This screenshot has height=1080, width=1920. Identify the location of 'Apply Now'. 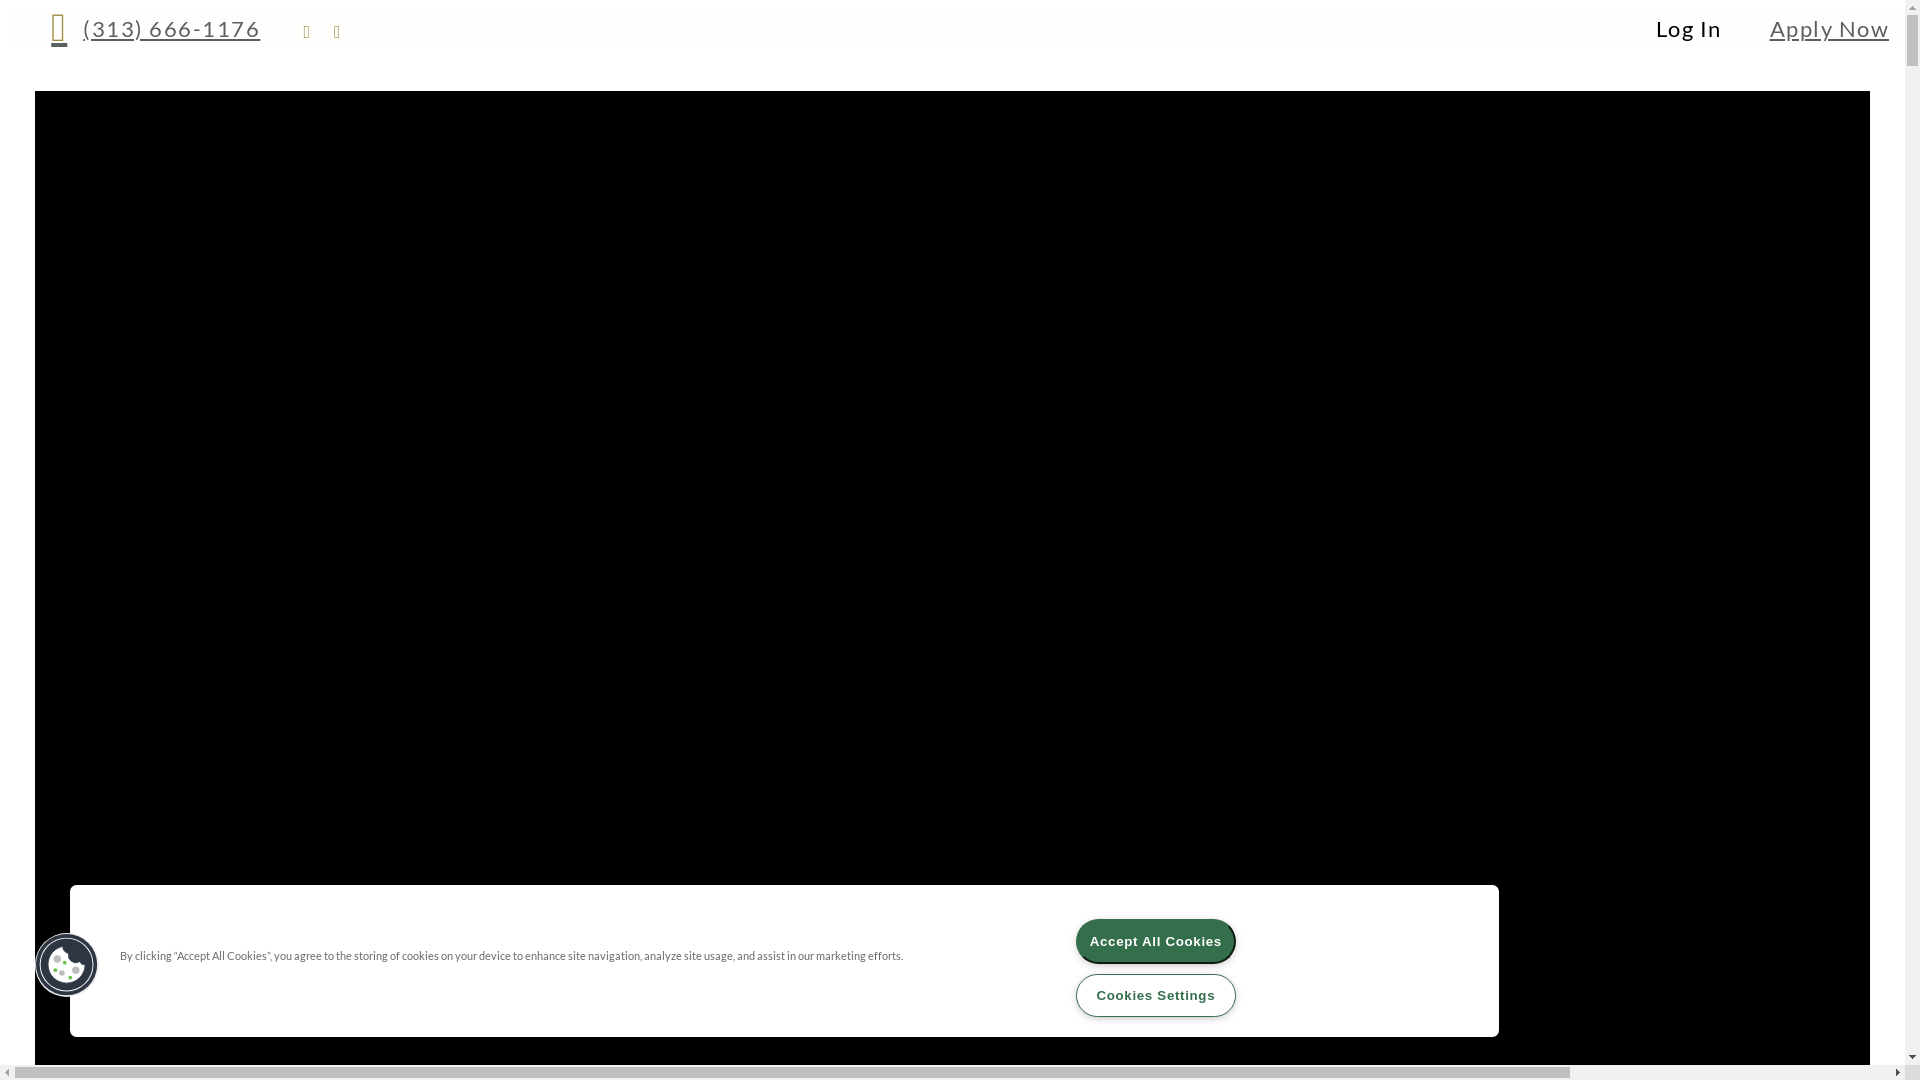
(1829, 27).